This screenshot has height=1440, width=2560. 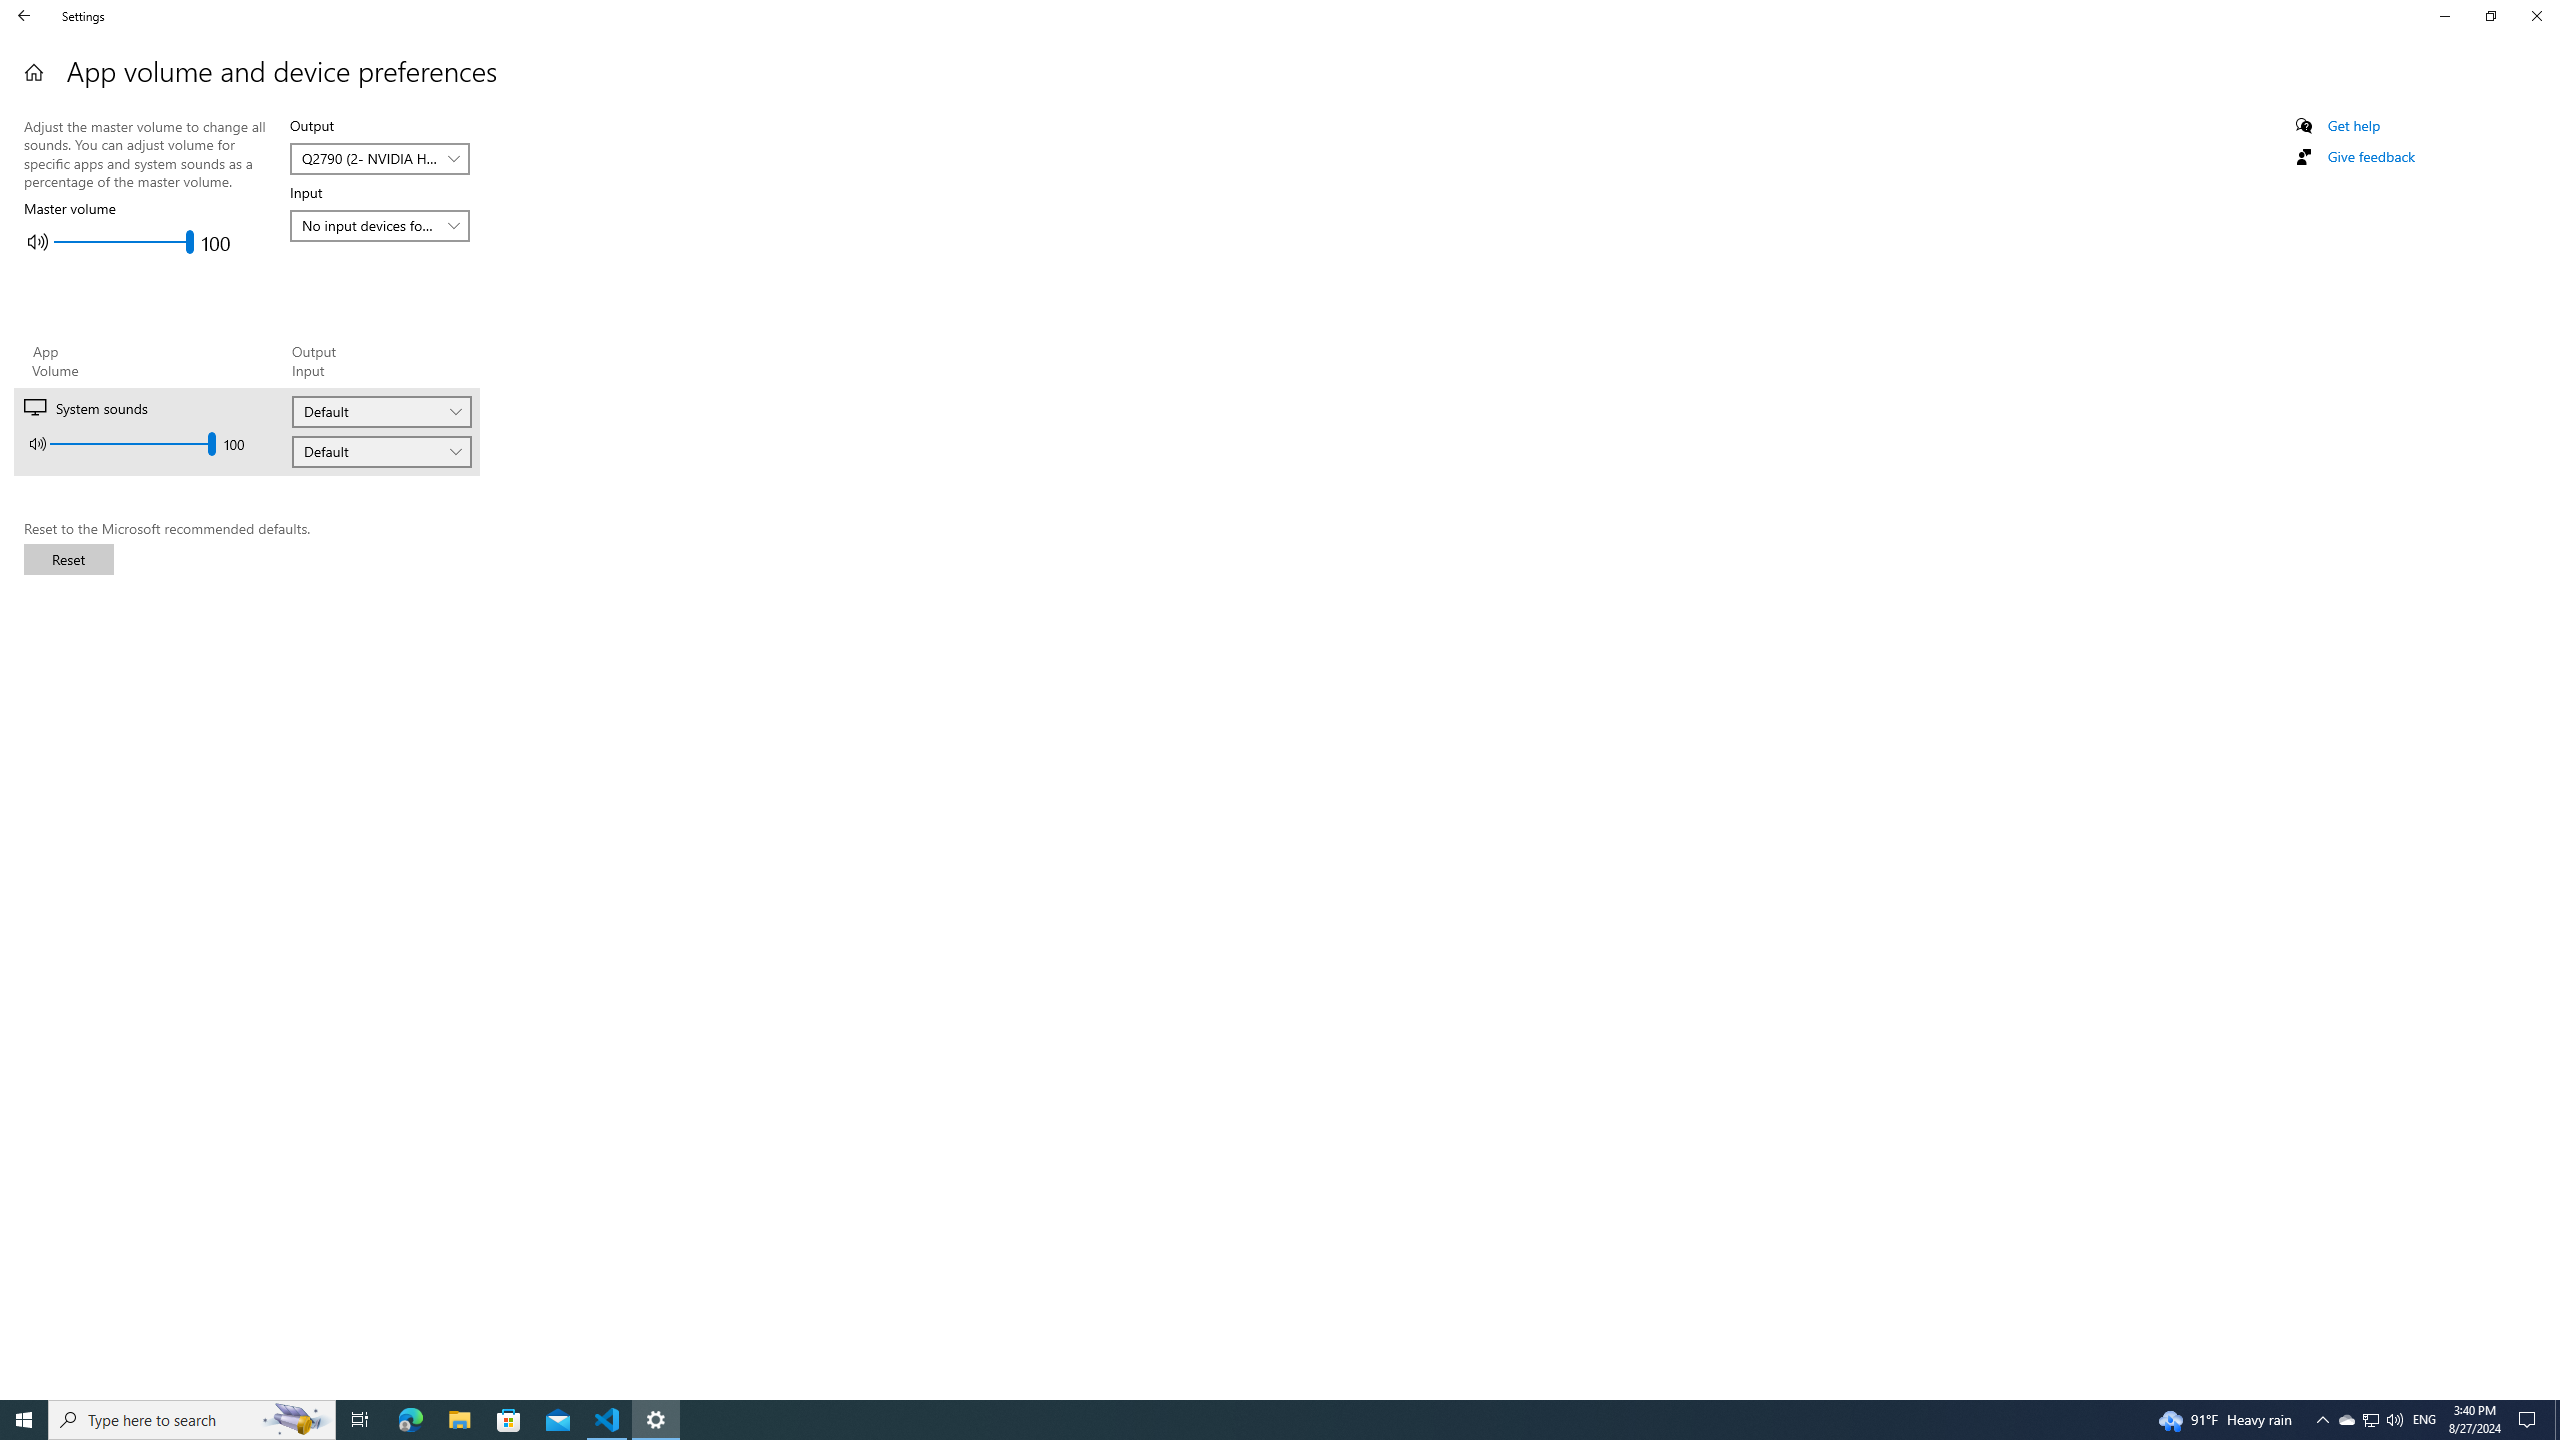 I want to click on 'Reset to the Microsoft recommended defaults.', so click(x=69, y=559).